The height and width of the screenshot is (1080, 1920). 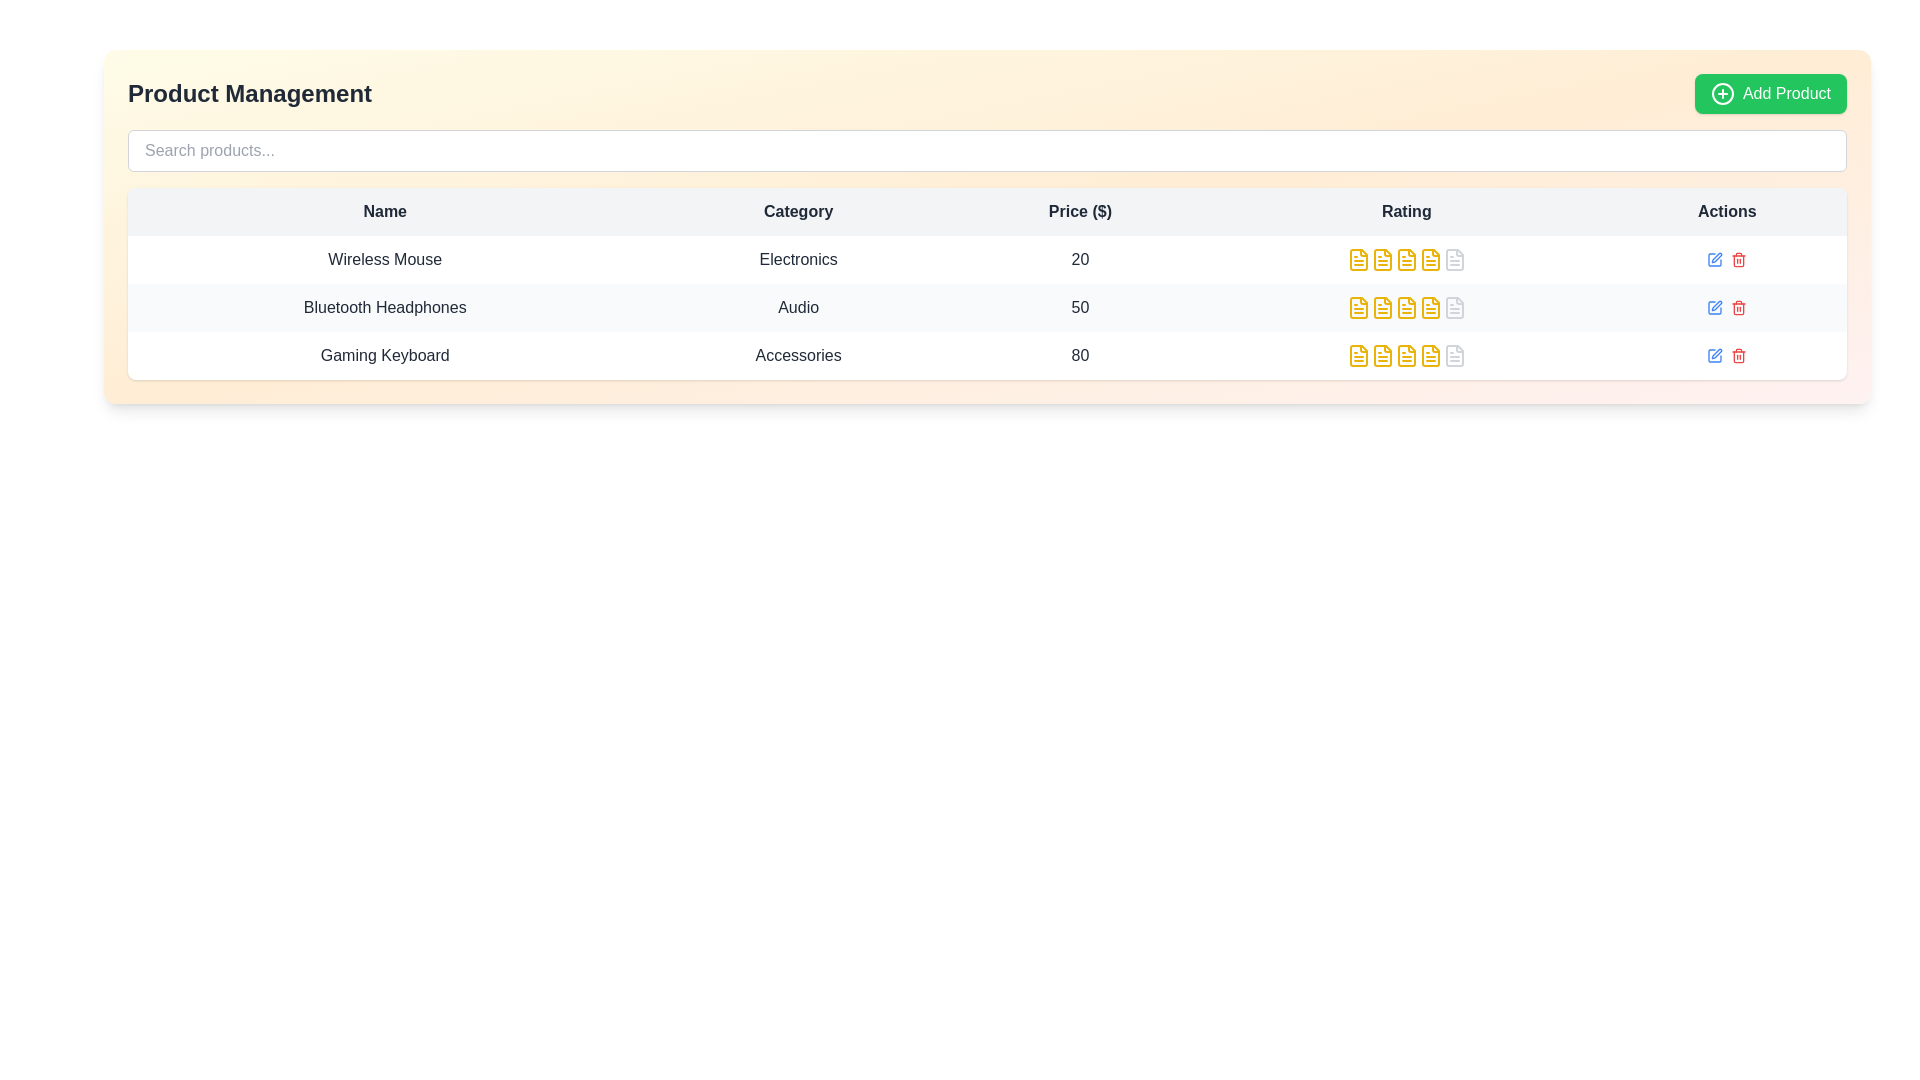 I want to click on the SVG icon that indicates the ability to add a new product, which is located at the center-left of the green 'Add Product' button in the top-right corner of the interface, so click(x=1722, y=93).